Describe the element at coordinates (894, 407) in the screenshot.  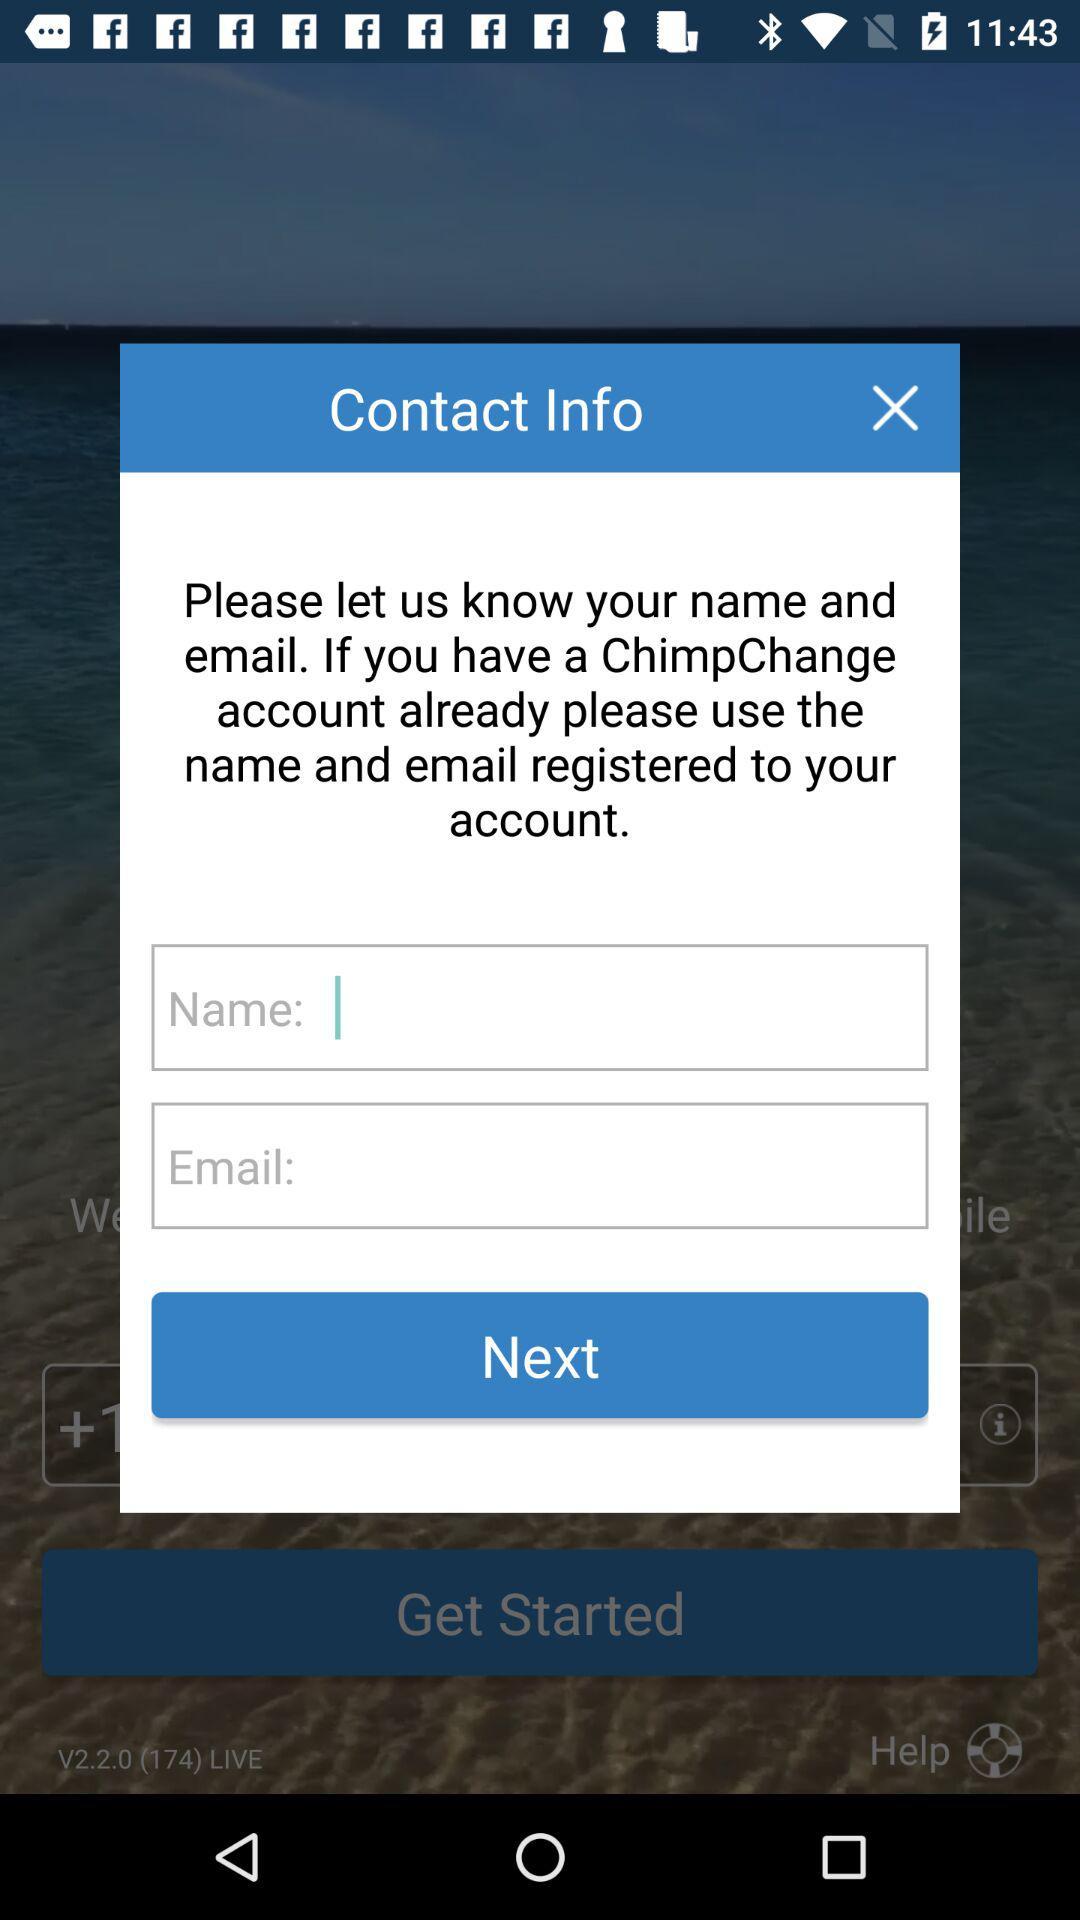
I see `the item next to contact info item` at that location.